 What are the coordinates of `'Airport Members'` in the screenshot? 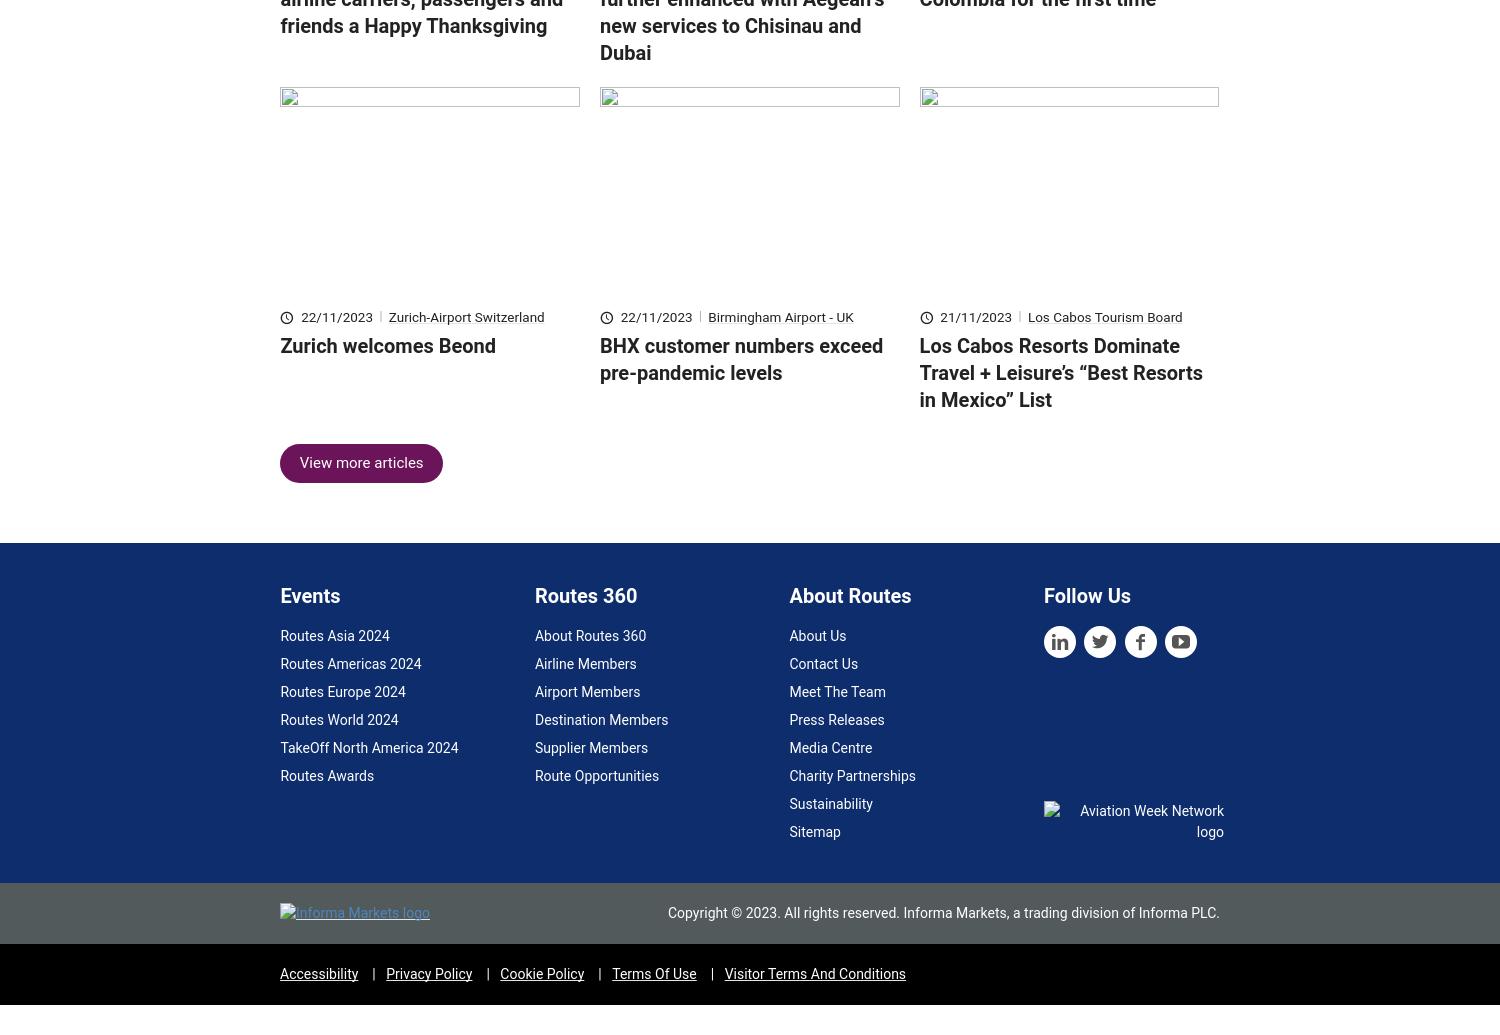 It's located at (585, 721).